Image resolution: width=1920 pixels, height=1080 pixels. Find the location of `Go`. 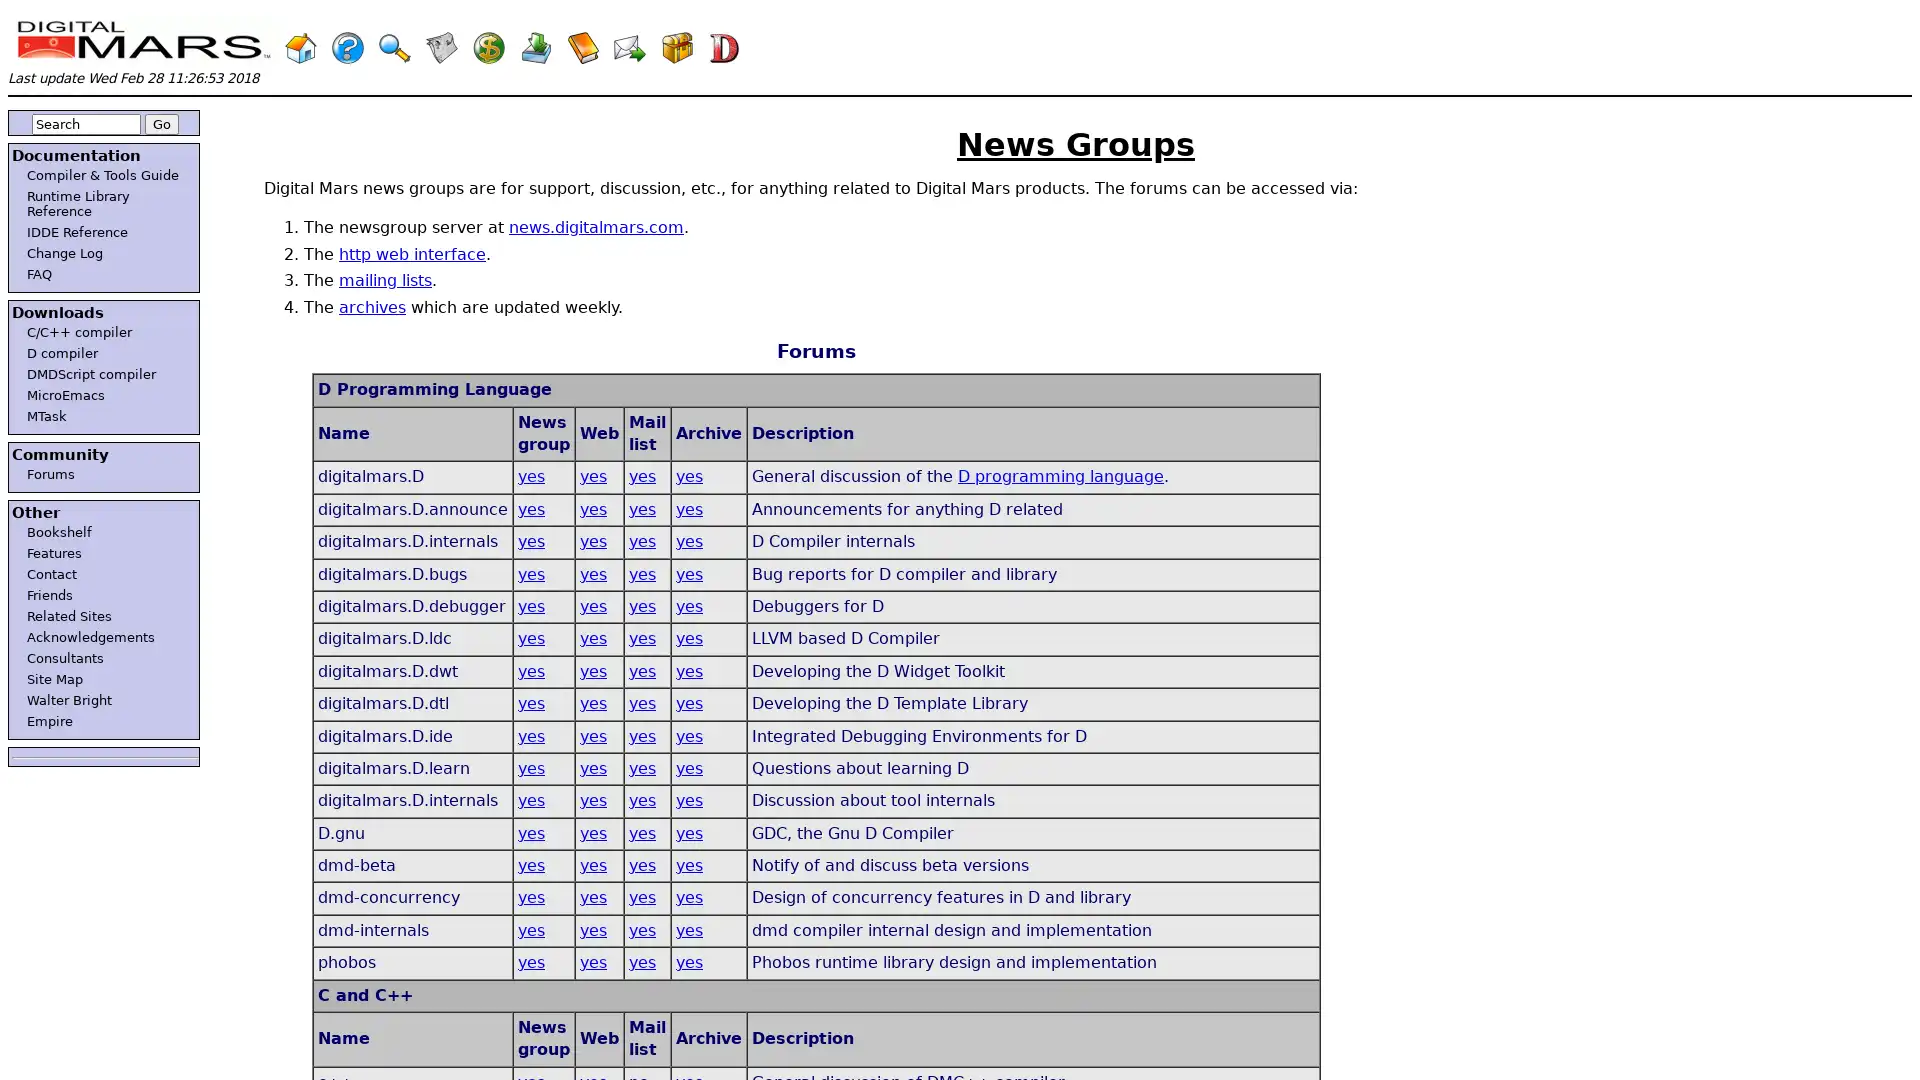

Go is located at coordinates (162, 123).